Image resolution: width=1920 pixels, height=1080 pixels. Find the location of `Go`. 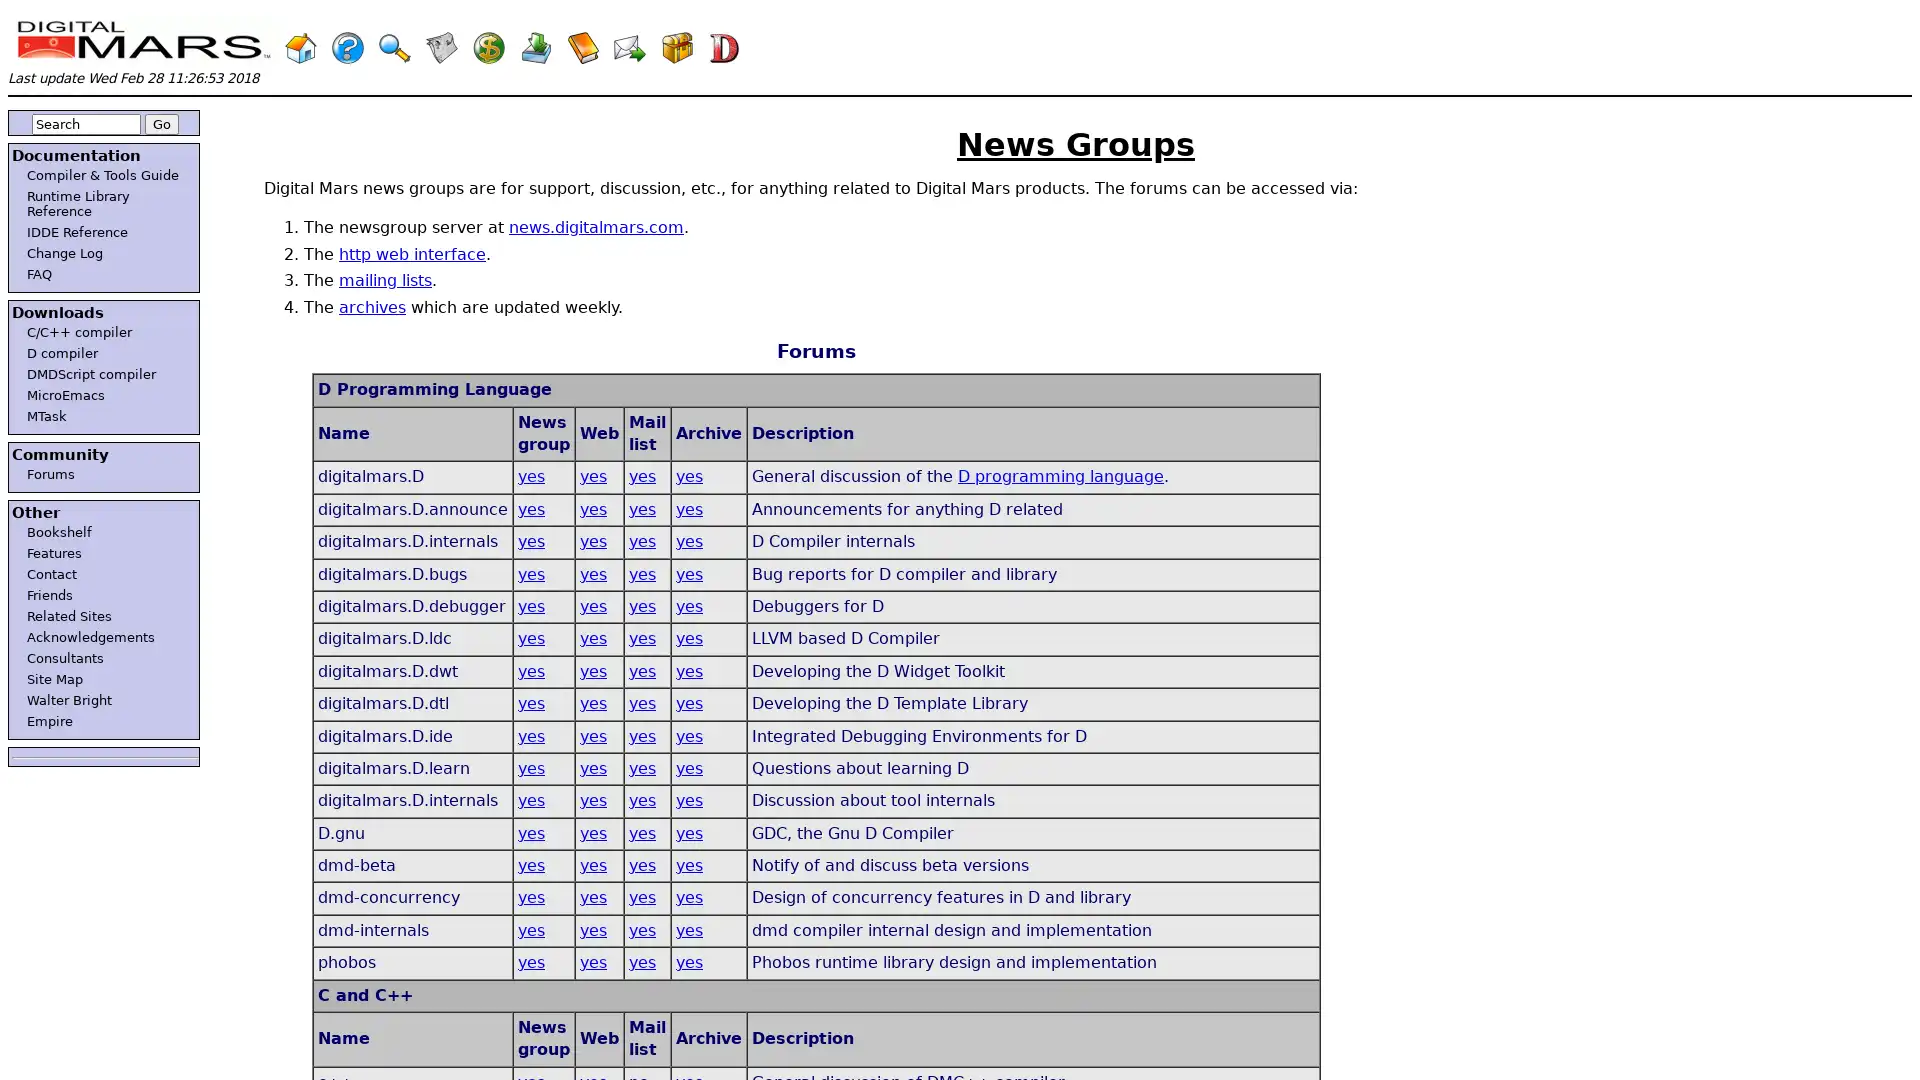

Go is located at coordinates (162, 123).